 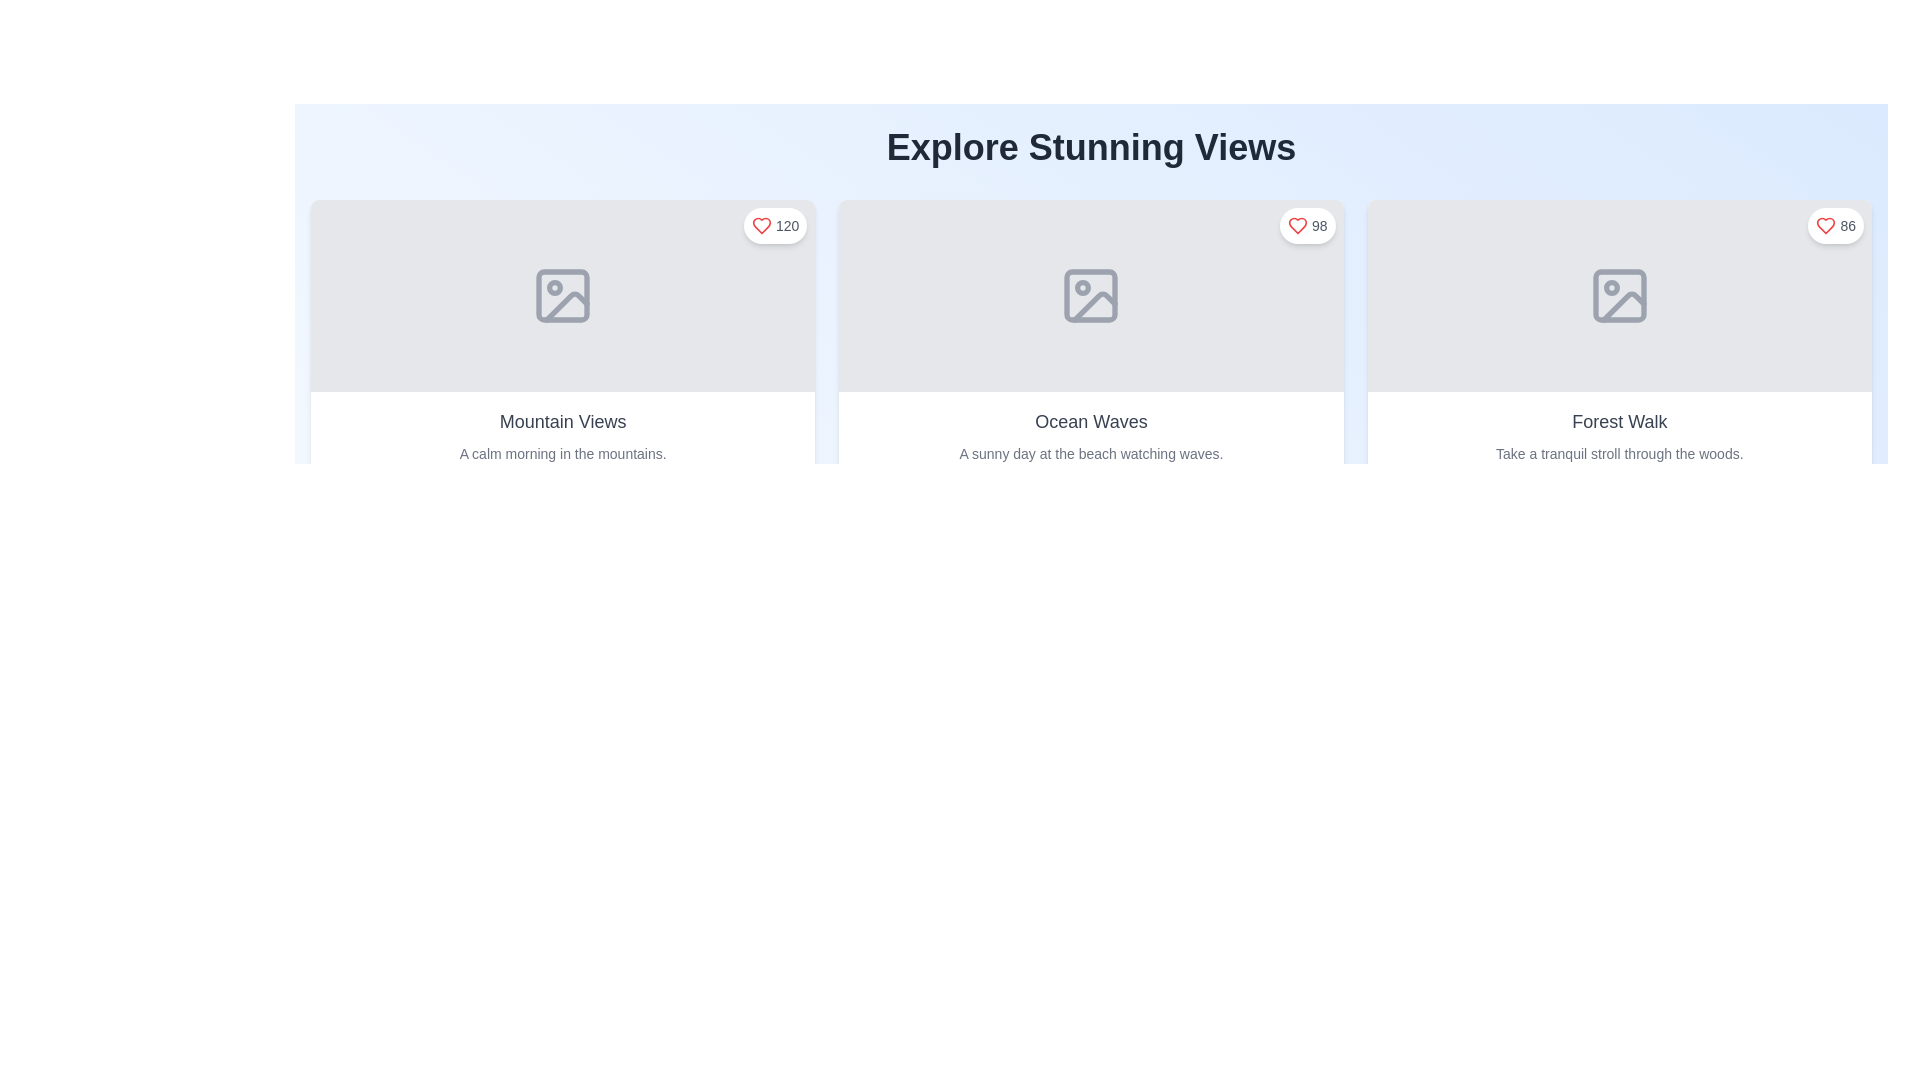 I want to click on the static text label displaying 'Ocean Waves' in a large, bold font style and dark gray color, which is prominently positioned within a card layout above the descriptive text, so click(x=1090, y=420).